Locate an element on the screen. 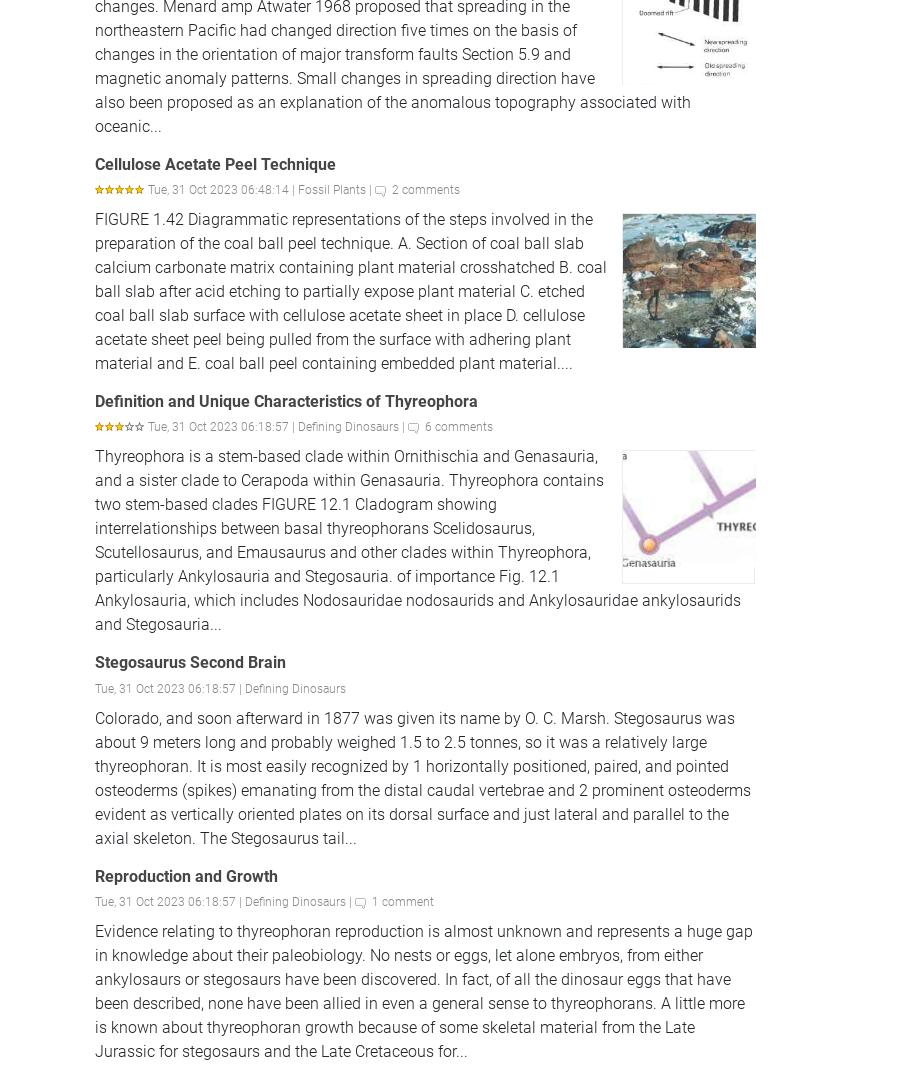 Image resolution: width=904 pixels, height=1072 pixels. 'Colorado, and soon afterward in 1877 was given its name by O. C. Marsh. Stegosaurus was about 9 meters long and probably weighed 1.5 to 2.5 tonnes, so it was a relatively large thyreophoran. It is most easily recognized by 1 horizontally positioned, paired, and pointed osteoderms (spikes) emanating from the distal caudal vertebrae and 2 prominent osteoderms evident as vertically oriented plates on its dorsal surface and just lateral and parallel to the axial skeleton. The Stegosaurus tail...' is located at coordinates (422, 777).